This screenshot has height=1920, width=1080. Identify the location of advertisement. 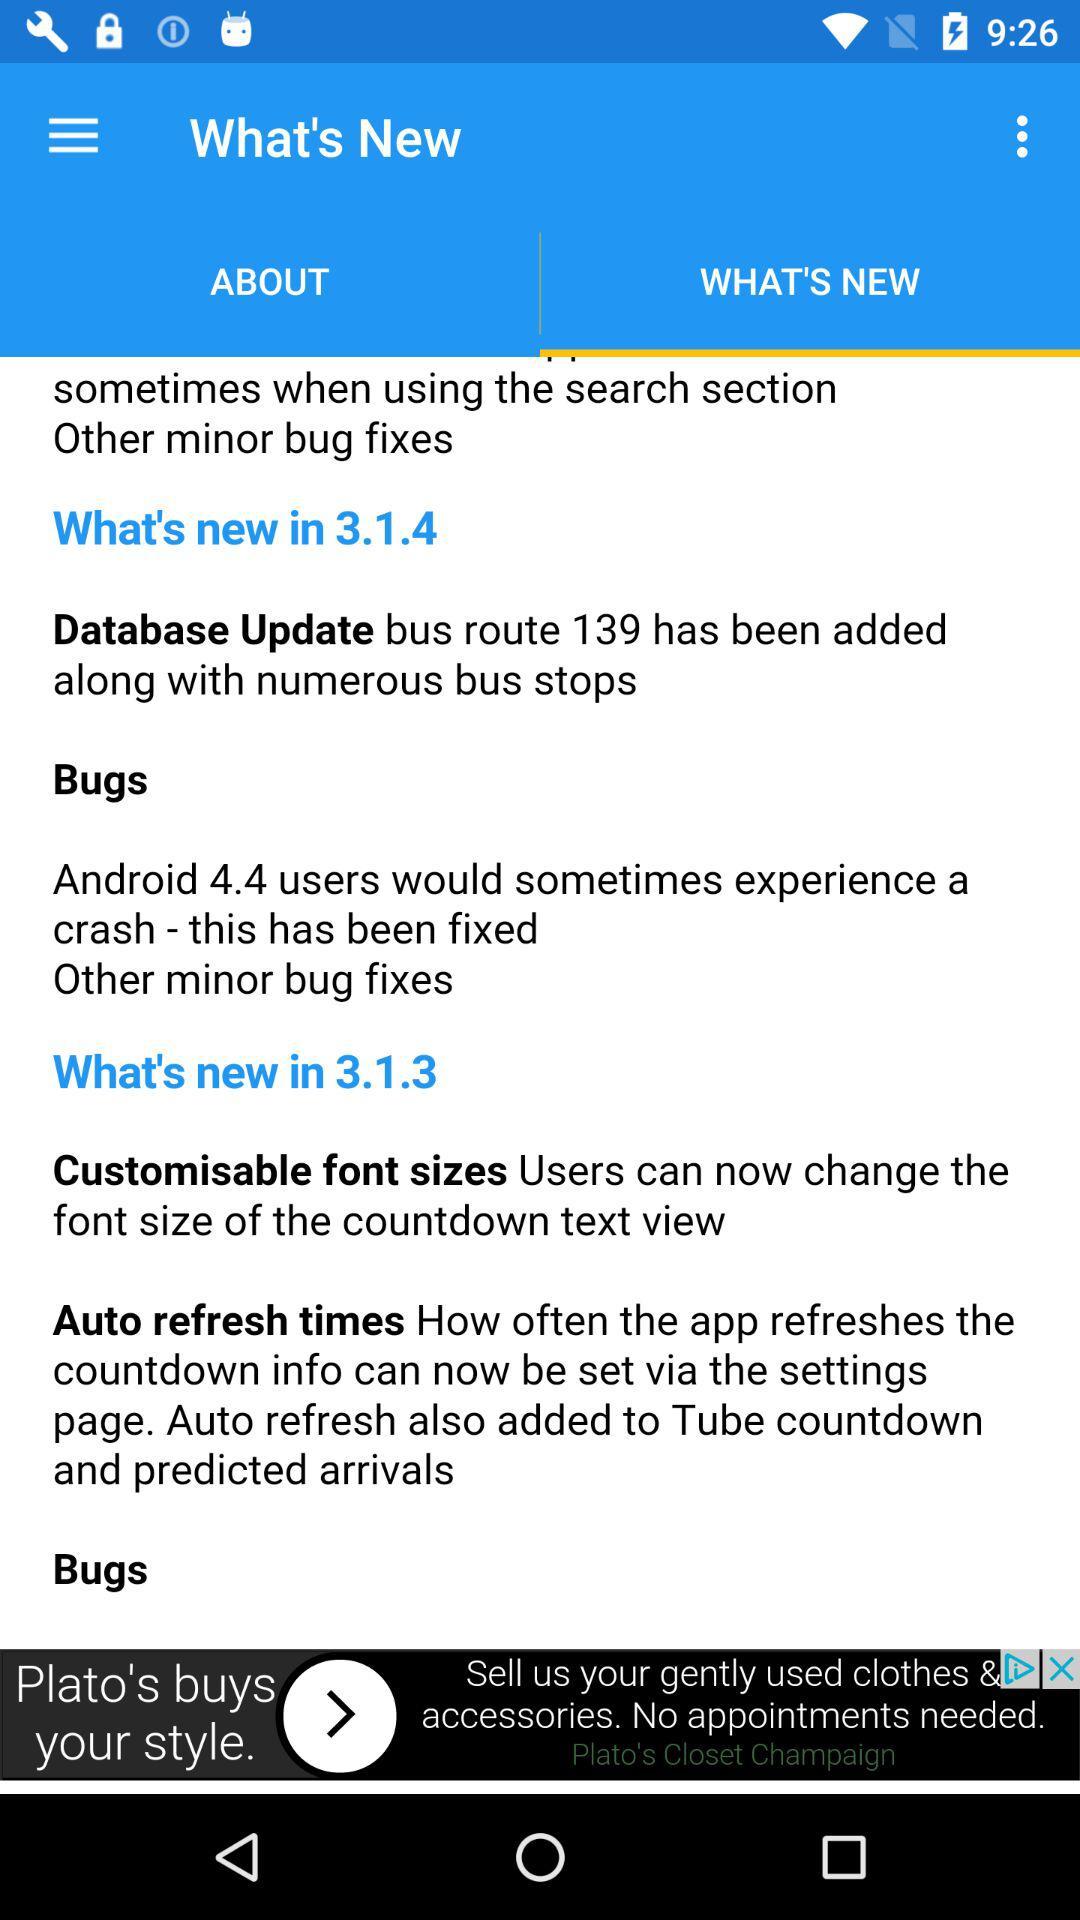
(540, 996).